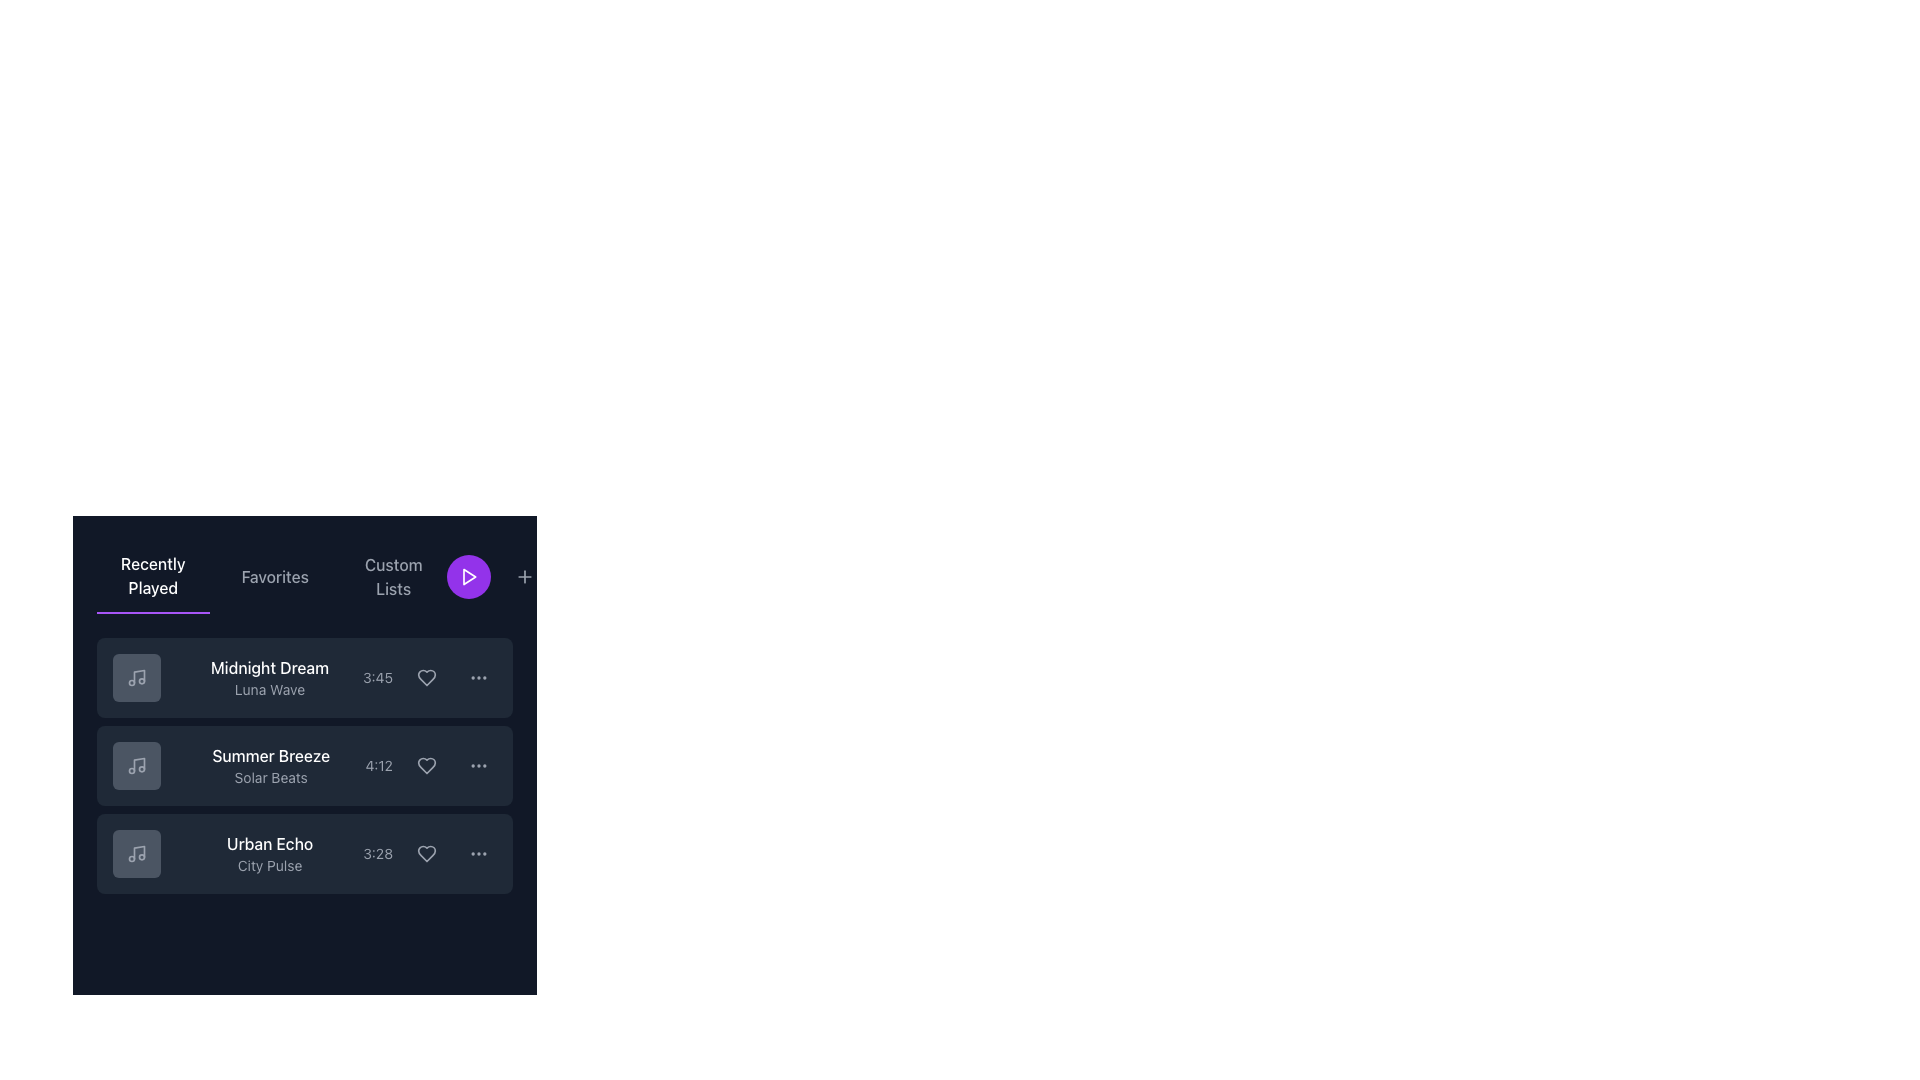  I want to click on the static text label displaying '3:45', which indicates the duration of the audio track 'Midnight Dream' by Luna Wave, to trigger the tooltip or highlight, so click(378, 677).